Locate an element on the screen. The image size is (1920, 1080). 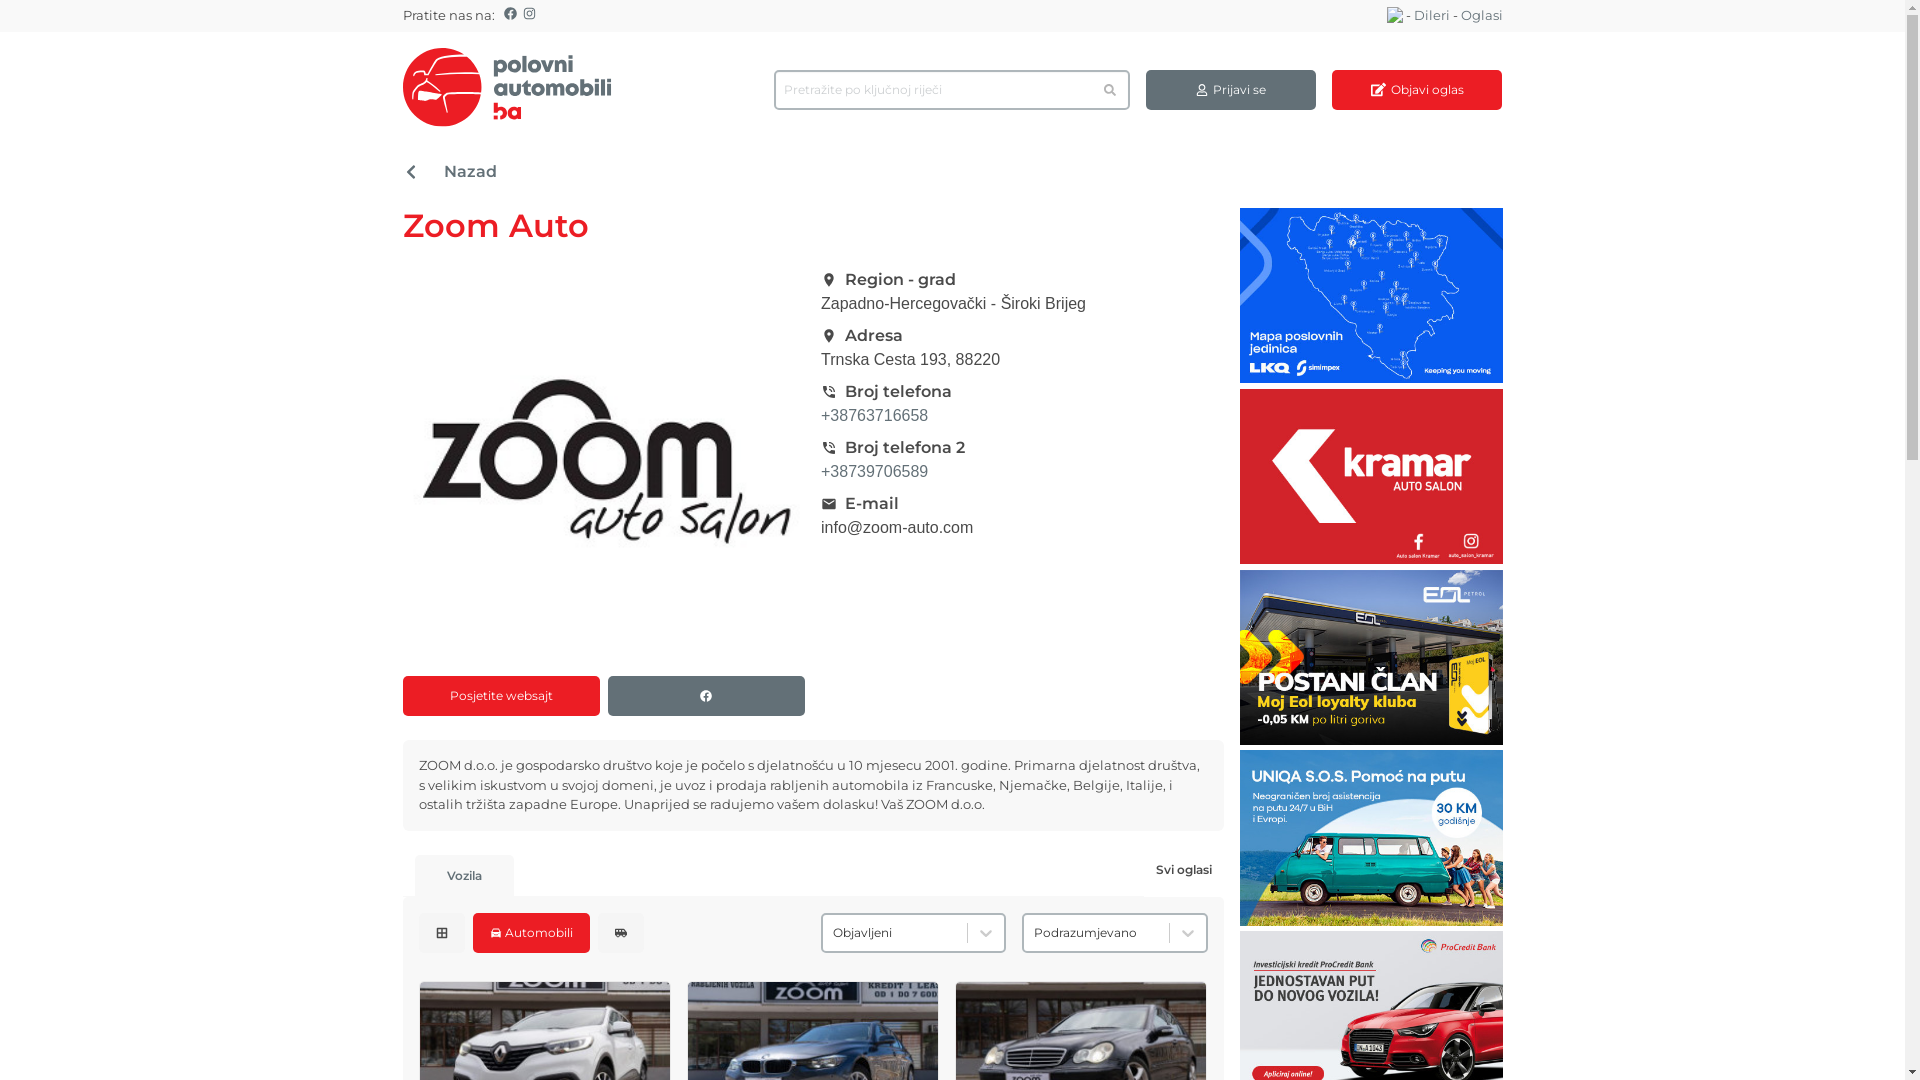
'+38739706589' is located at coordinates (874, 471).